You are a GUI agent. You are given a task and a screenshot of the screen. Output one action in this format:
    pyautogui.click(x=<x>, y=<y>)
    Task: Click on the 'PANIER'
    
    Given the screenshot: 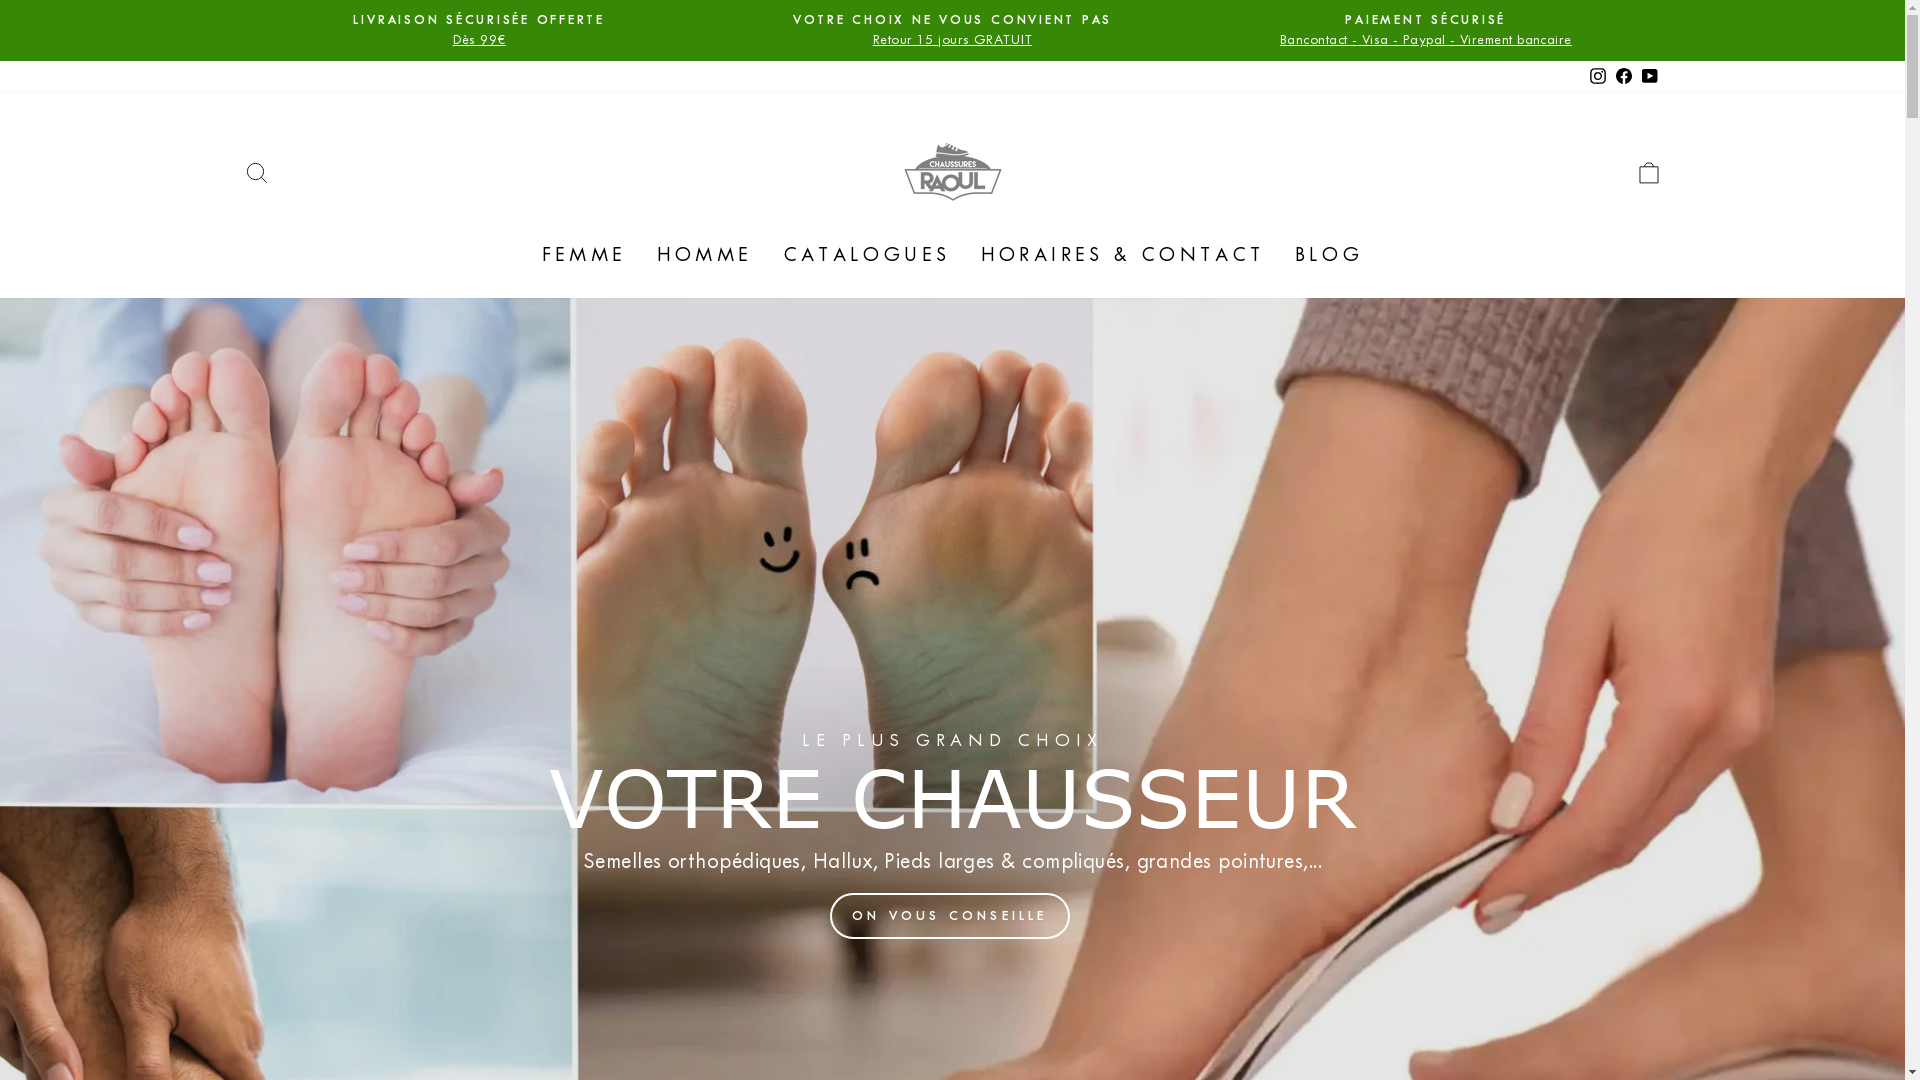 What is the action you would take?
    pyautogui.click(x=1647, y=171)
    